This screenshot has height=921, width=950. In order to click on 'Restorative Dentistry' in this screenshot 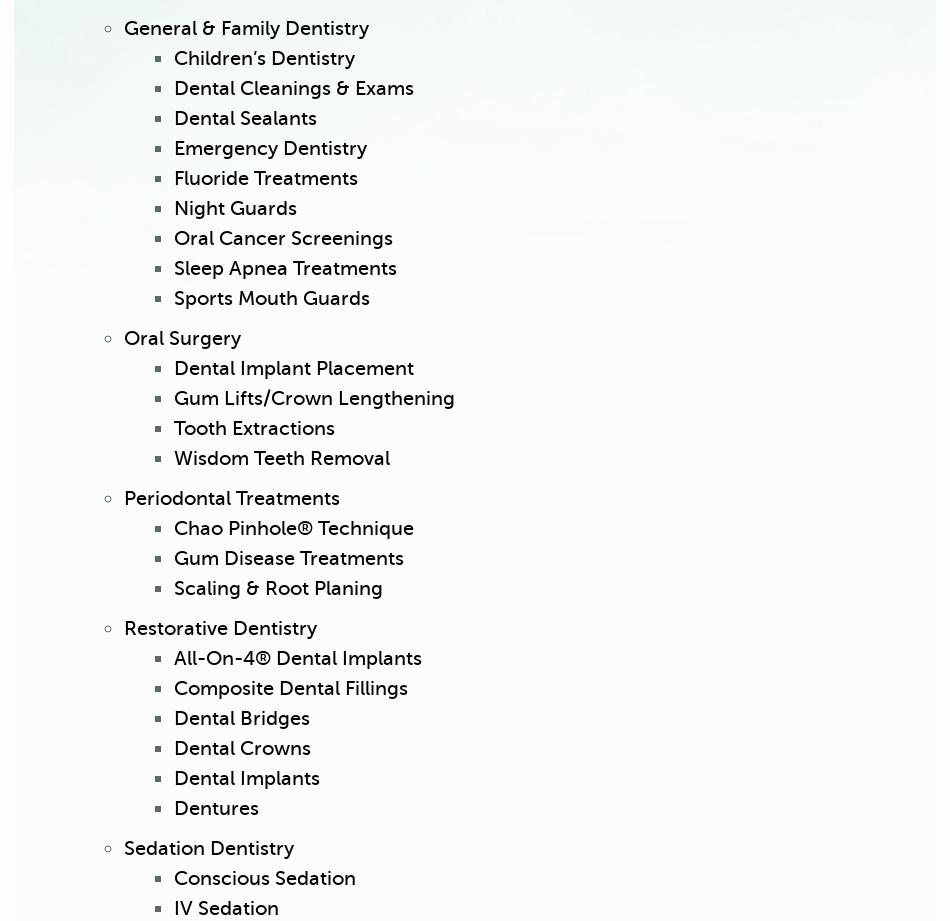, I will do `click(220, 628)`.